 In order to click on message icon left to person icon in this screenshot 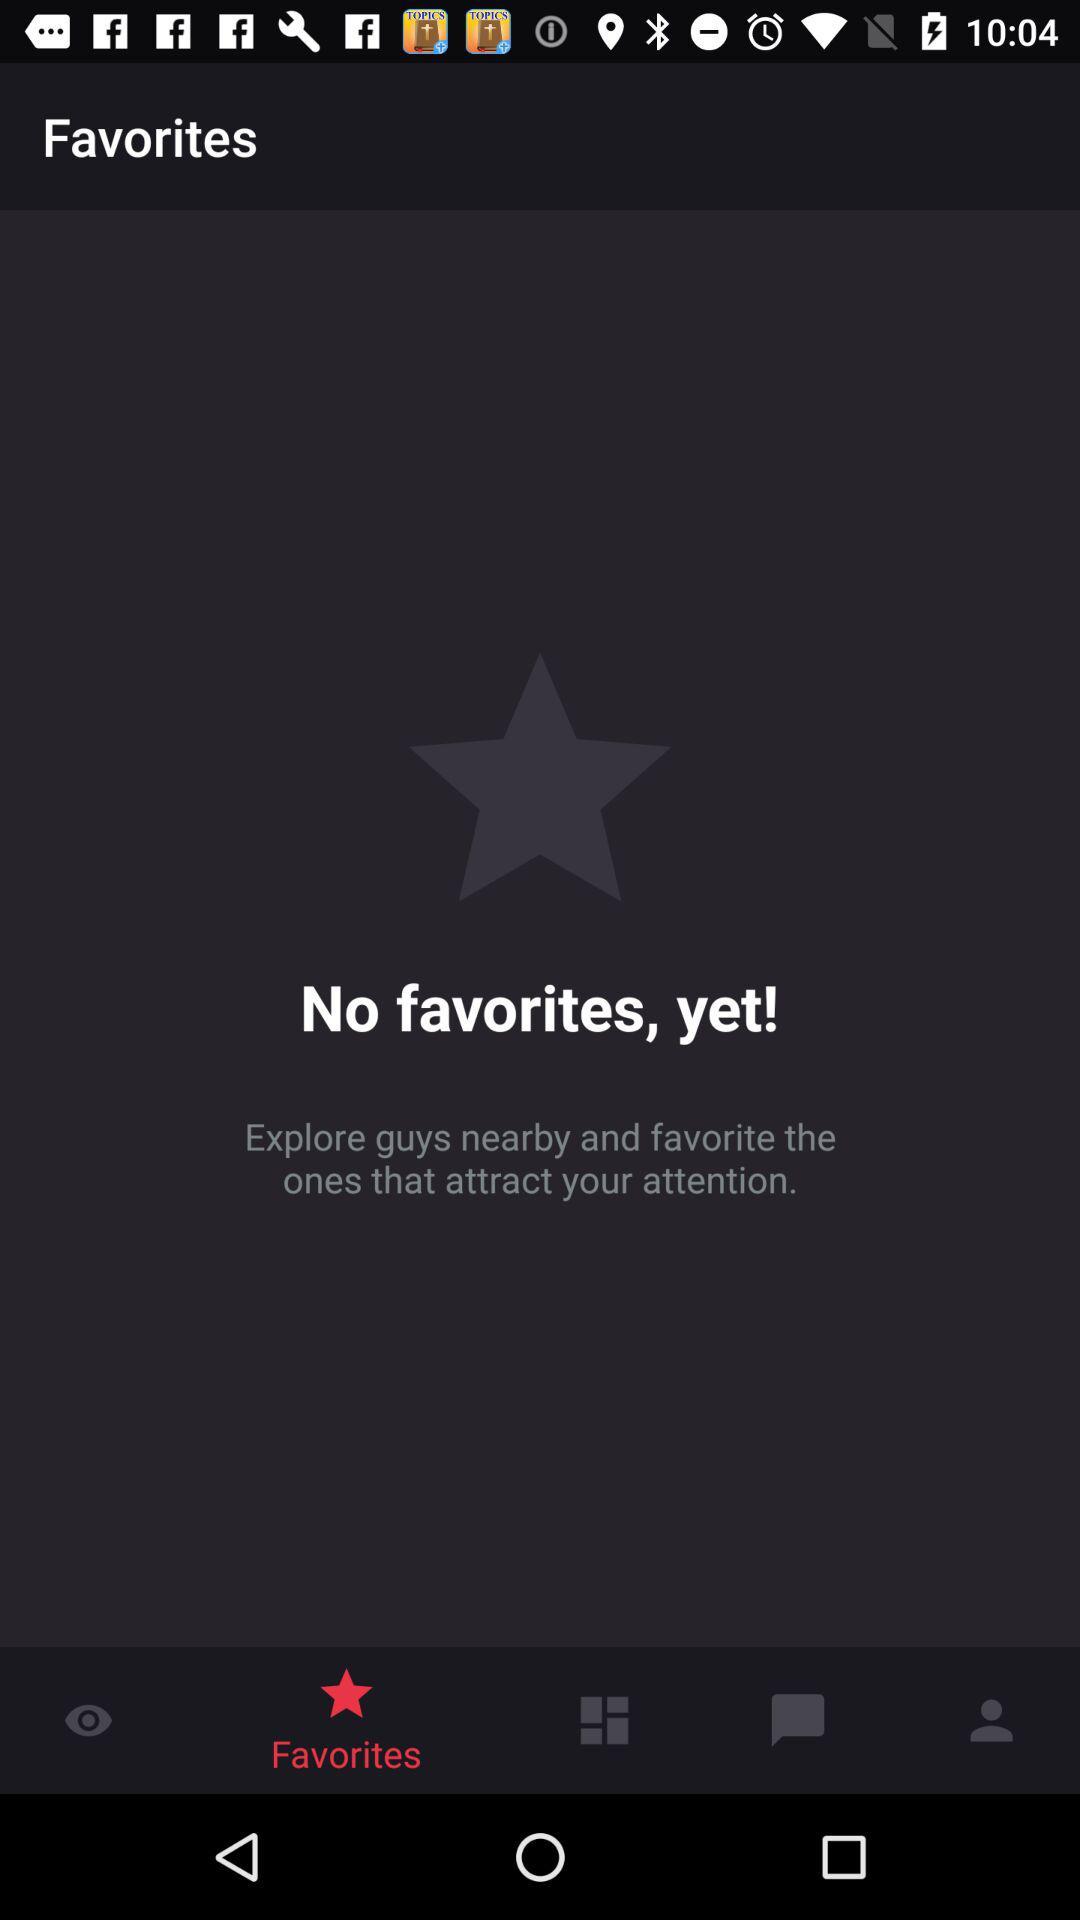, I will do `click(797, 1719)`.